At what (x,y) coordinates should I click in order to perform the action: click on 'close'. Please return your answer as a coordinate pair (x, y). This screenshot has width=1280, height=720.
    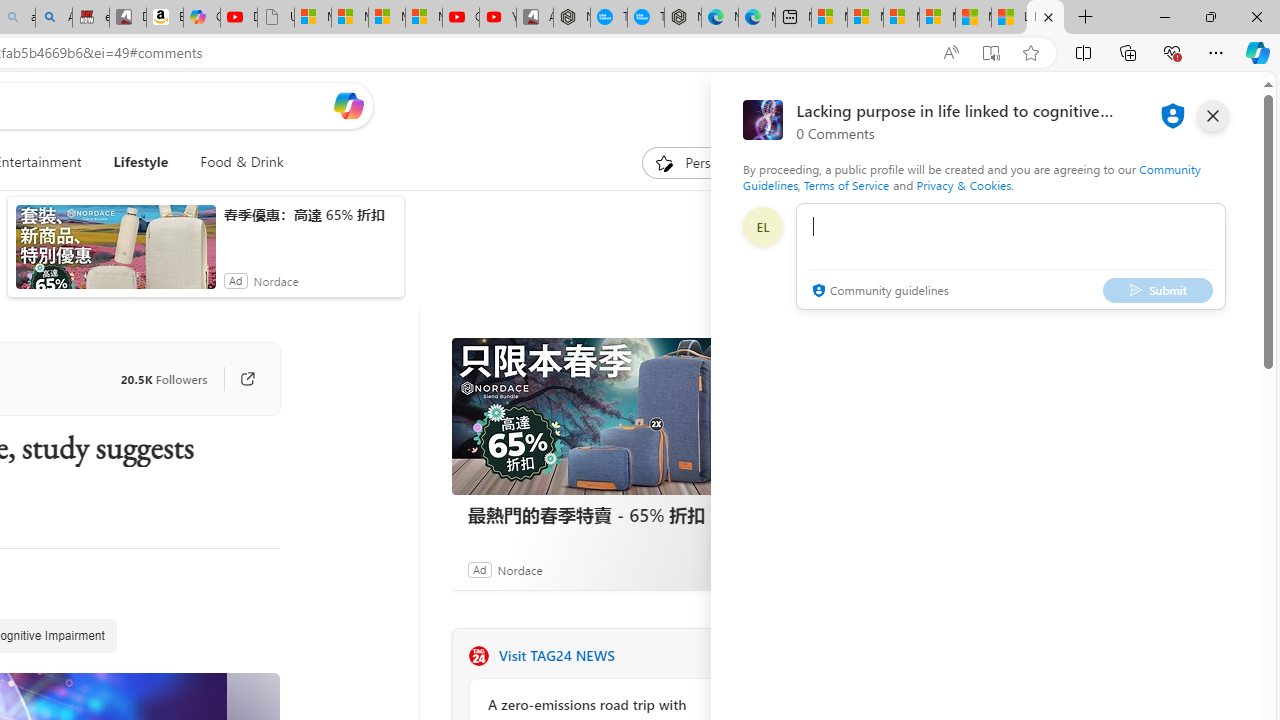
    Looking at the image, I should click on (1211, 115).